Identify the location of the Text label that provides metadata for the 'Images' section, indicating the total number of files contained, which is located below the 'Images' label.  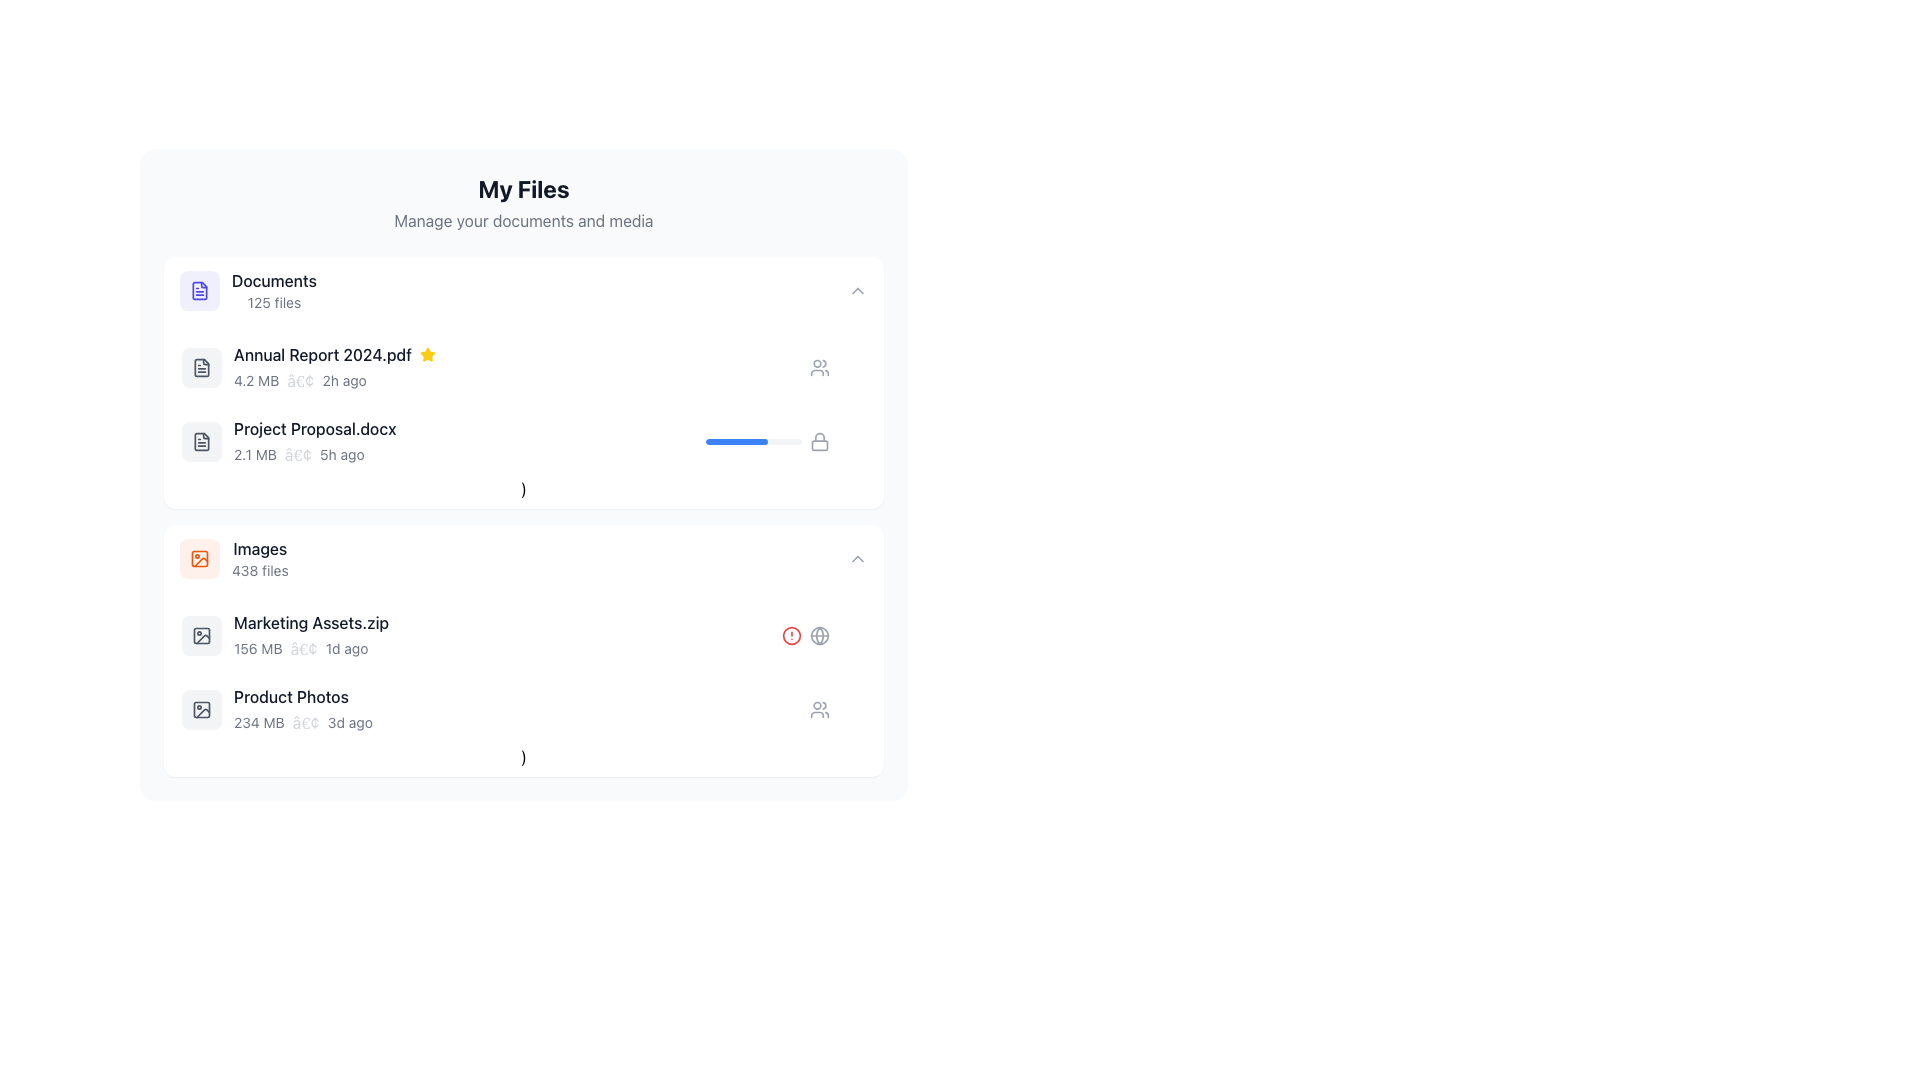
(259, 570).